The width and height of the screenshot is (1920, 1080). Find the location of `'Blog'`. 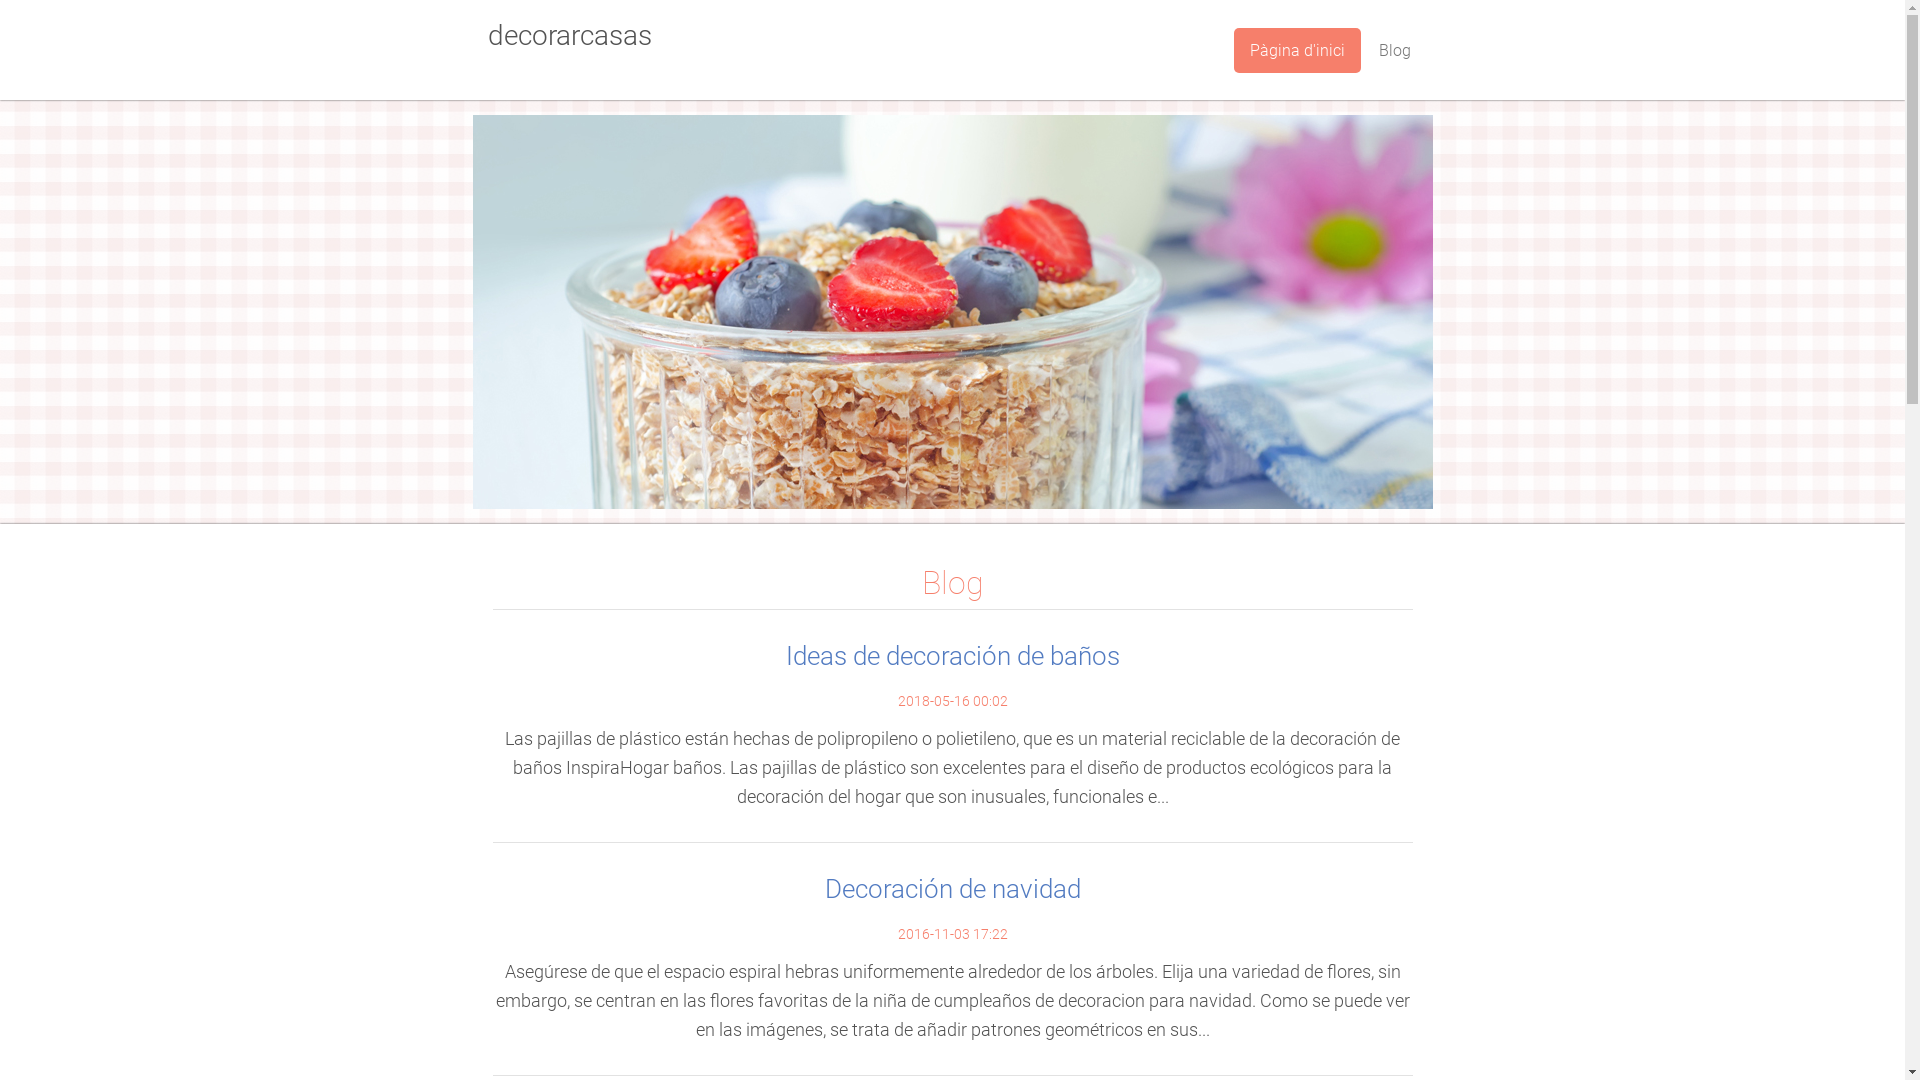

'Blog' is located at coordinates (1392, 49).